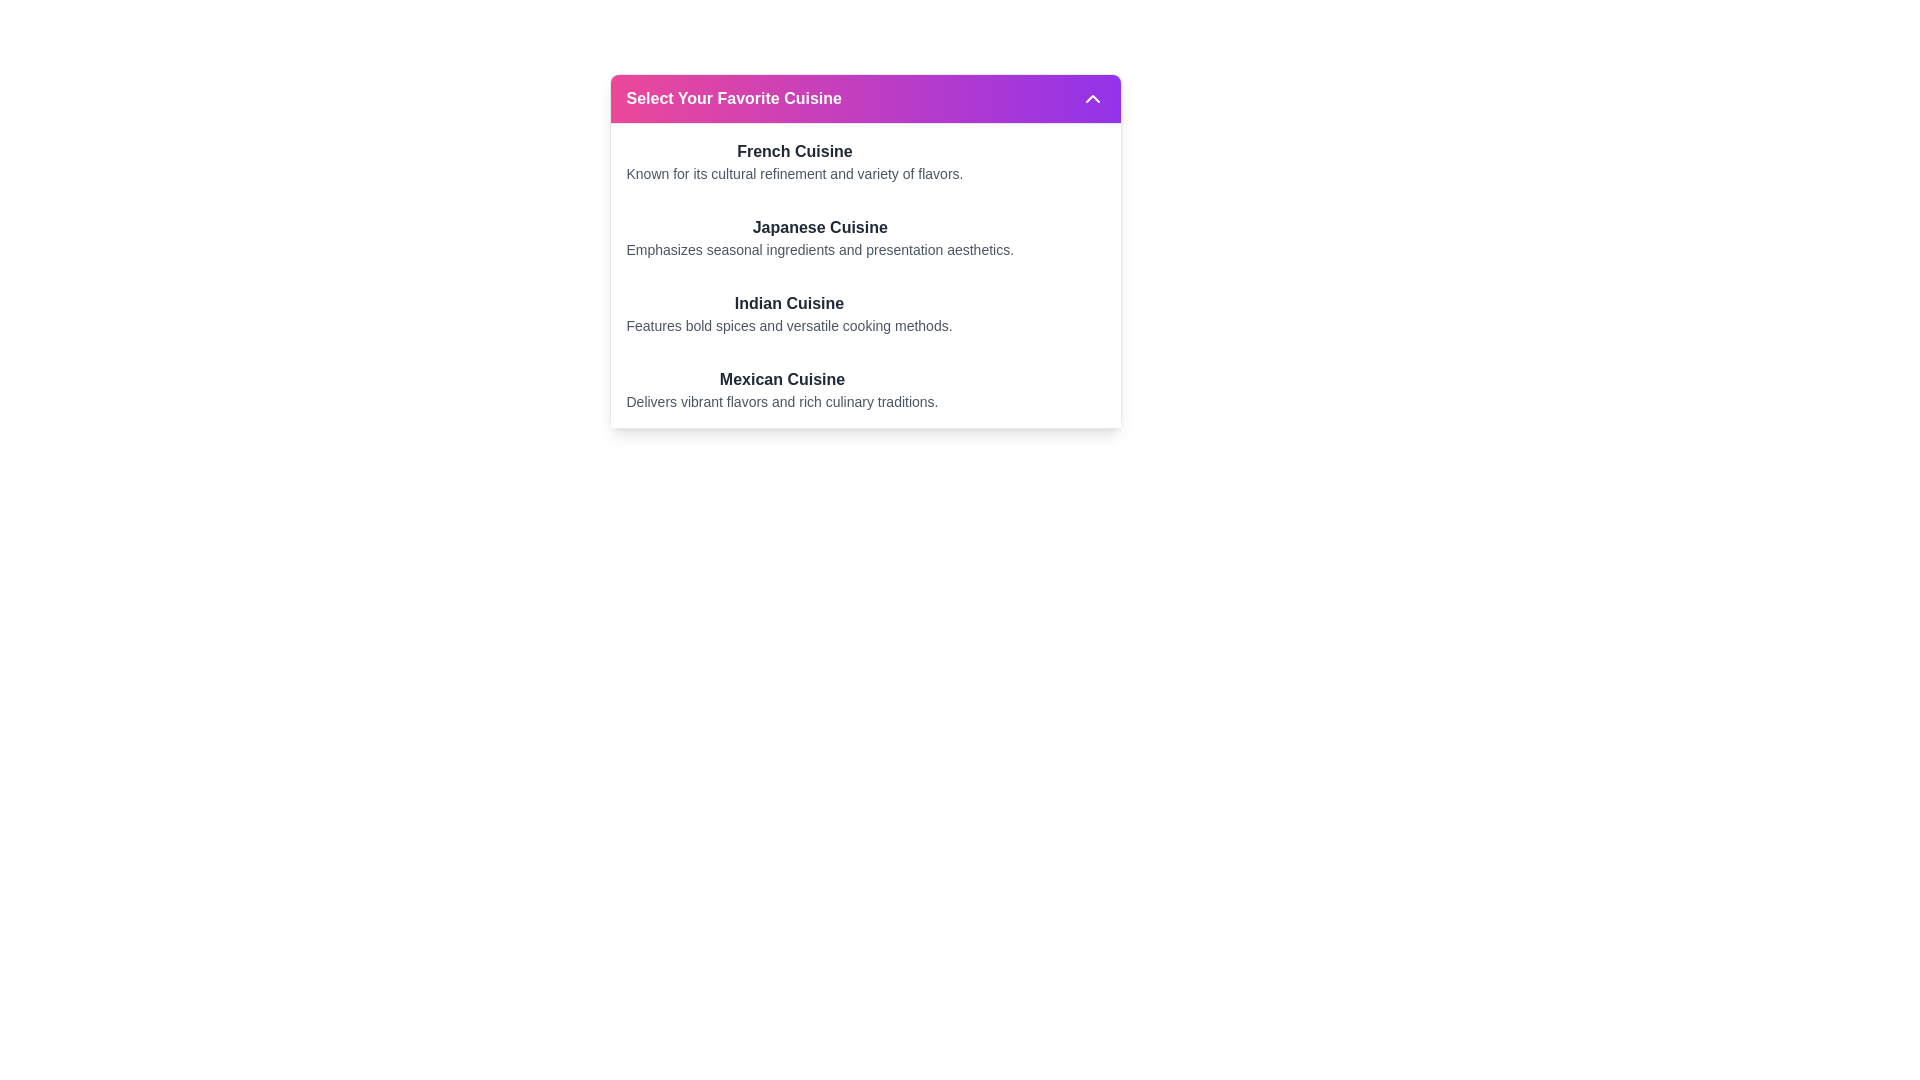 This screenshot has height=1080, width=1920. Describe the element at coordinates (820, 249) in the screenshot. I see `the static text label that describes 'Japanese Cuisine', which emphasizes seasonal ingredients and presentation aesthetics` at that location.